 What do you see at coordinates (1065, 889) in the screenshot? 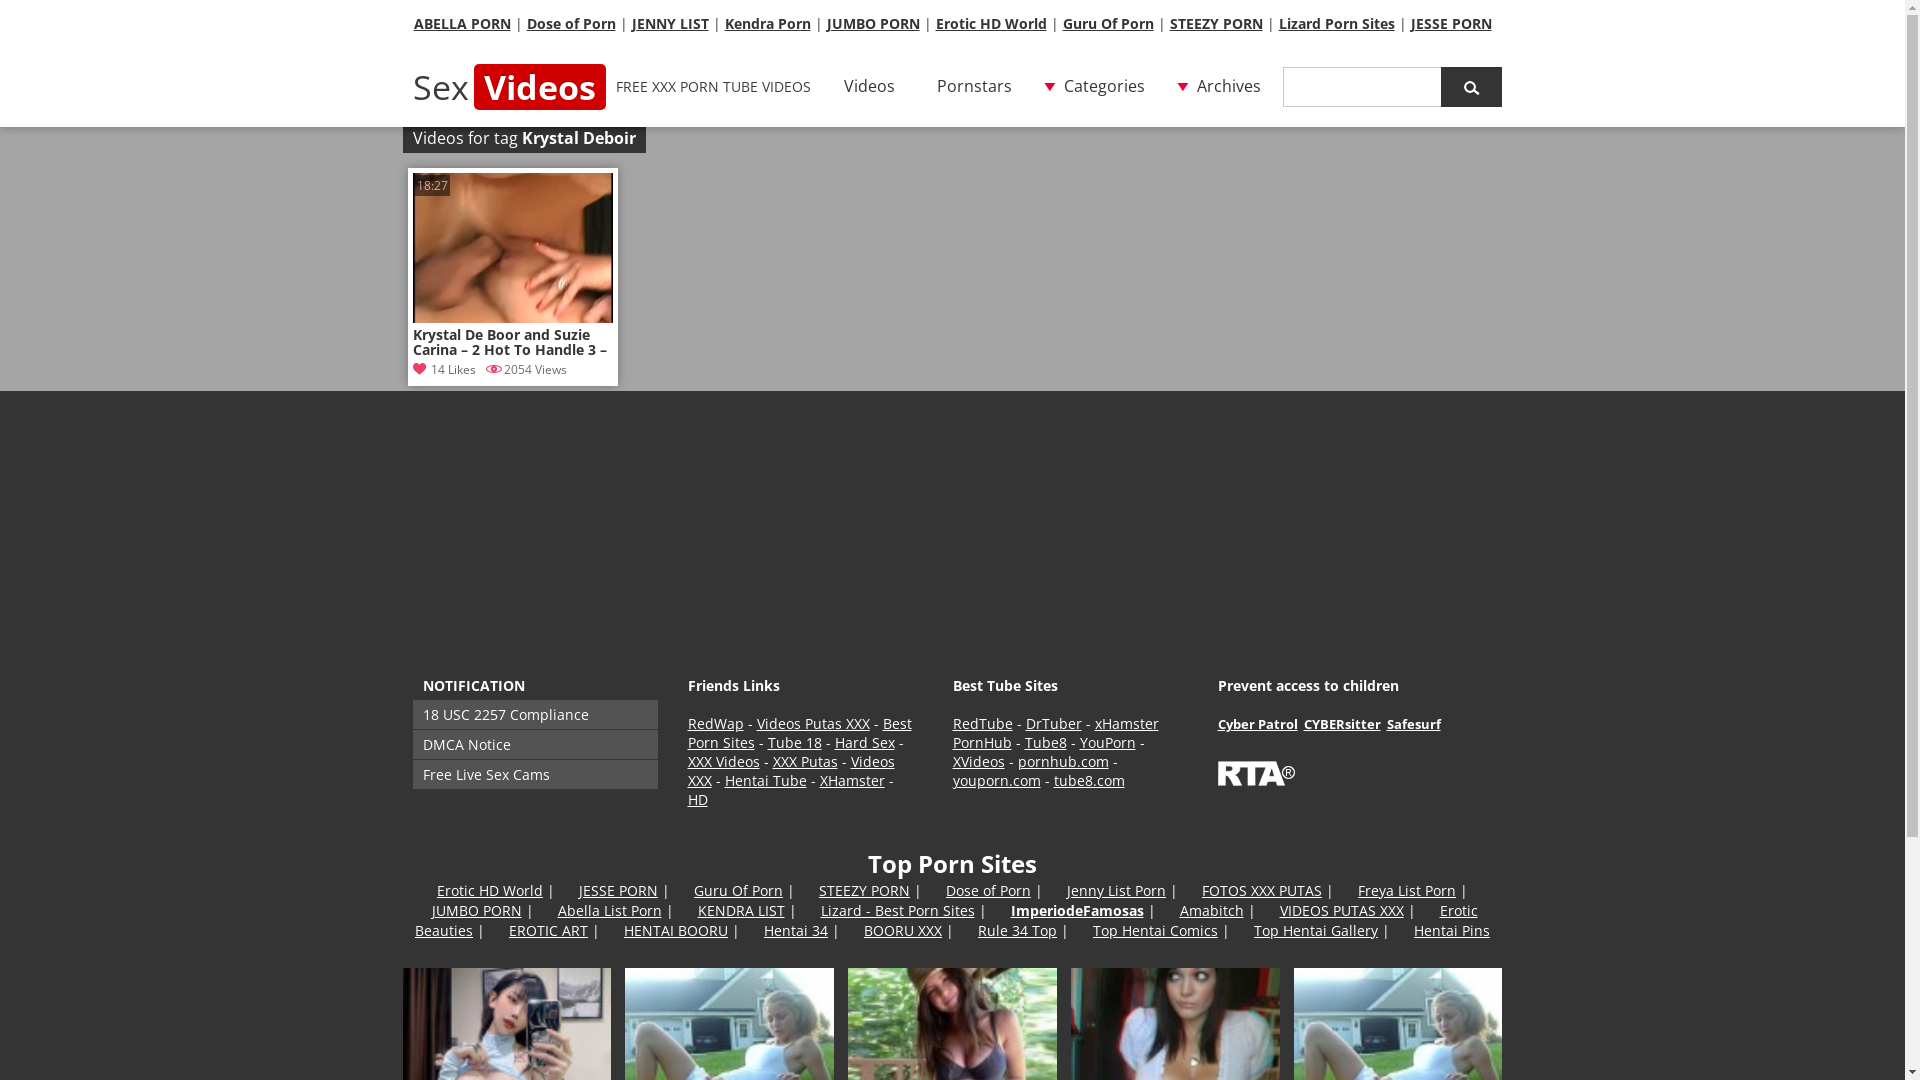
I see `'Jenny List Porn'` at bounding box center [1065, 889].